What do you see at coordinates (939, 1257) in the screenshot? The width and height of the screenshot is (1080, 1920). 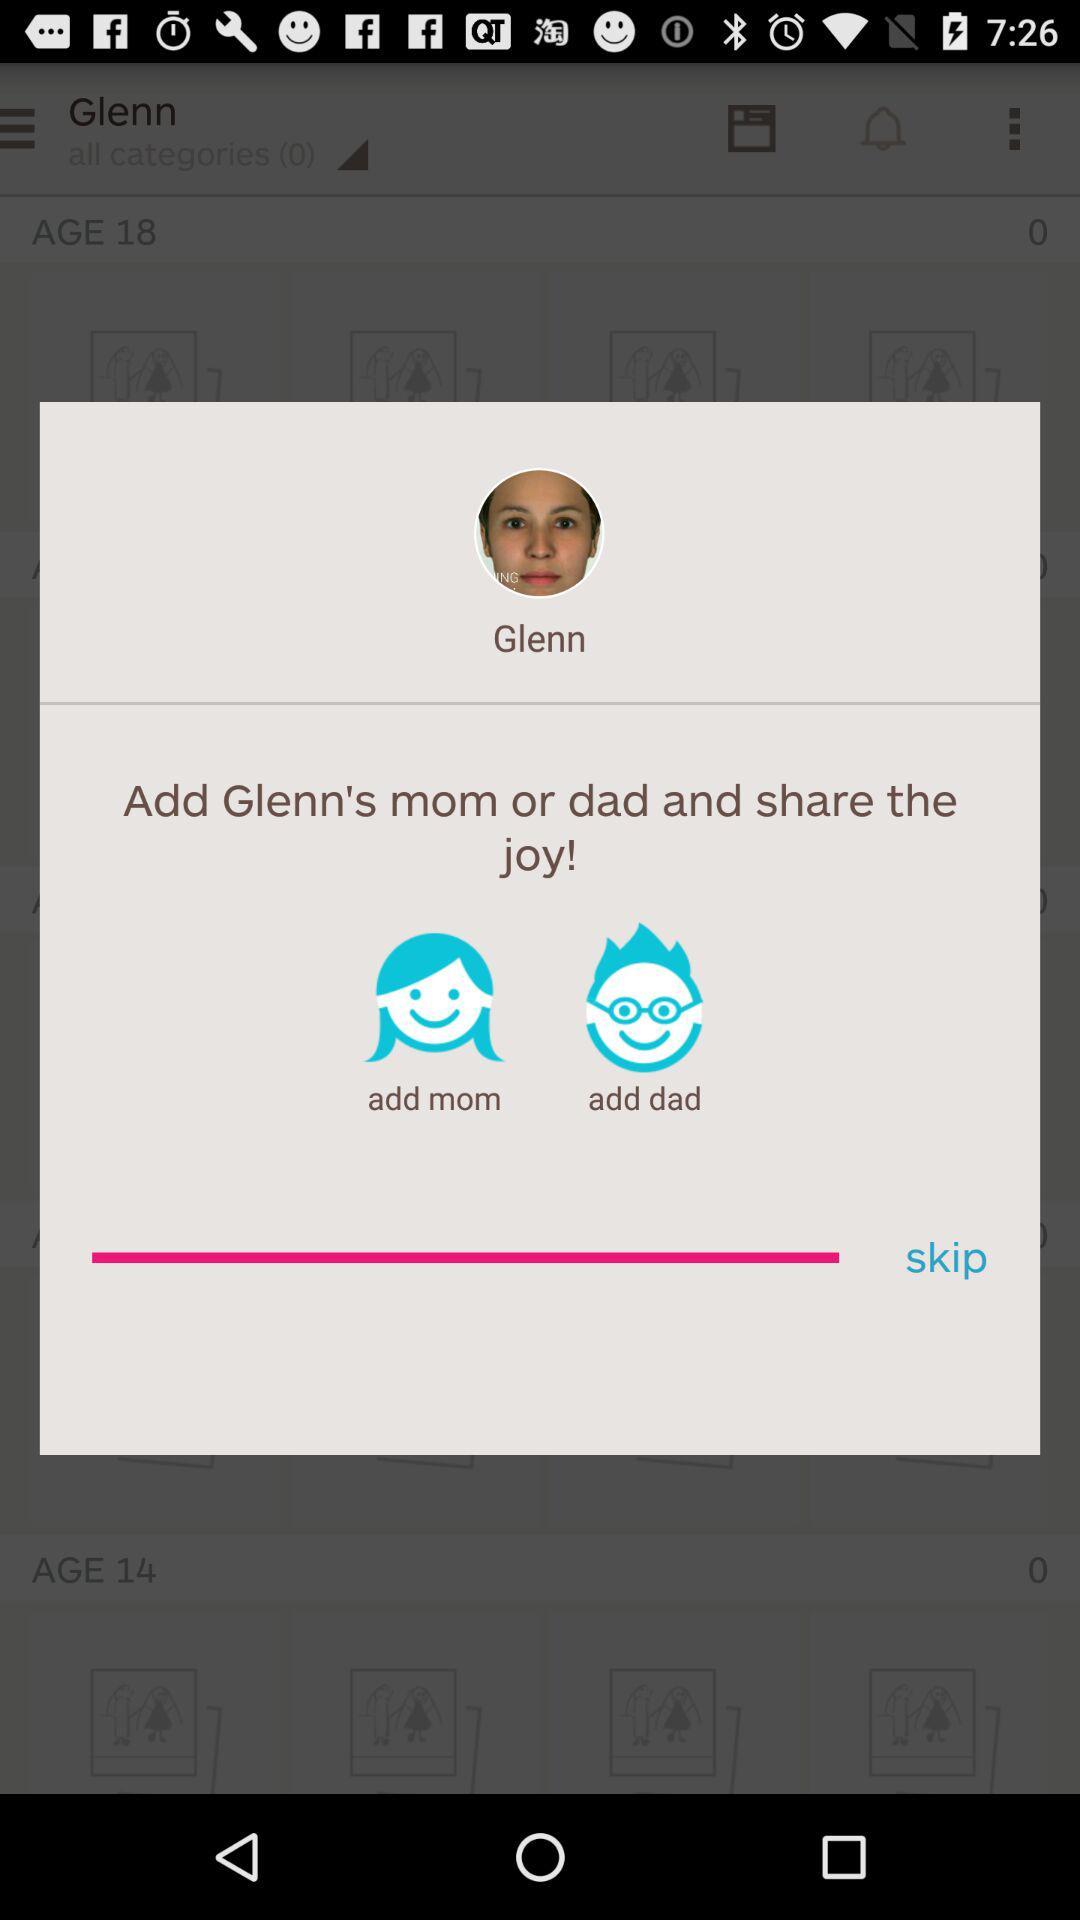 I see `skip item` at bounding box center [939, 1257].